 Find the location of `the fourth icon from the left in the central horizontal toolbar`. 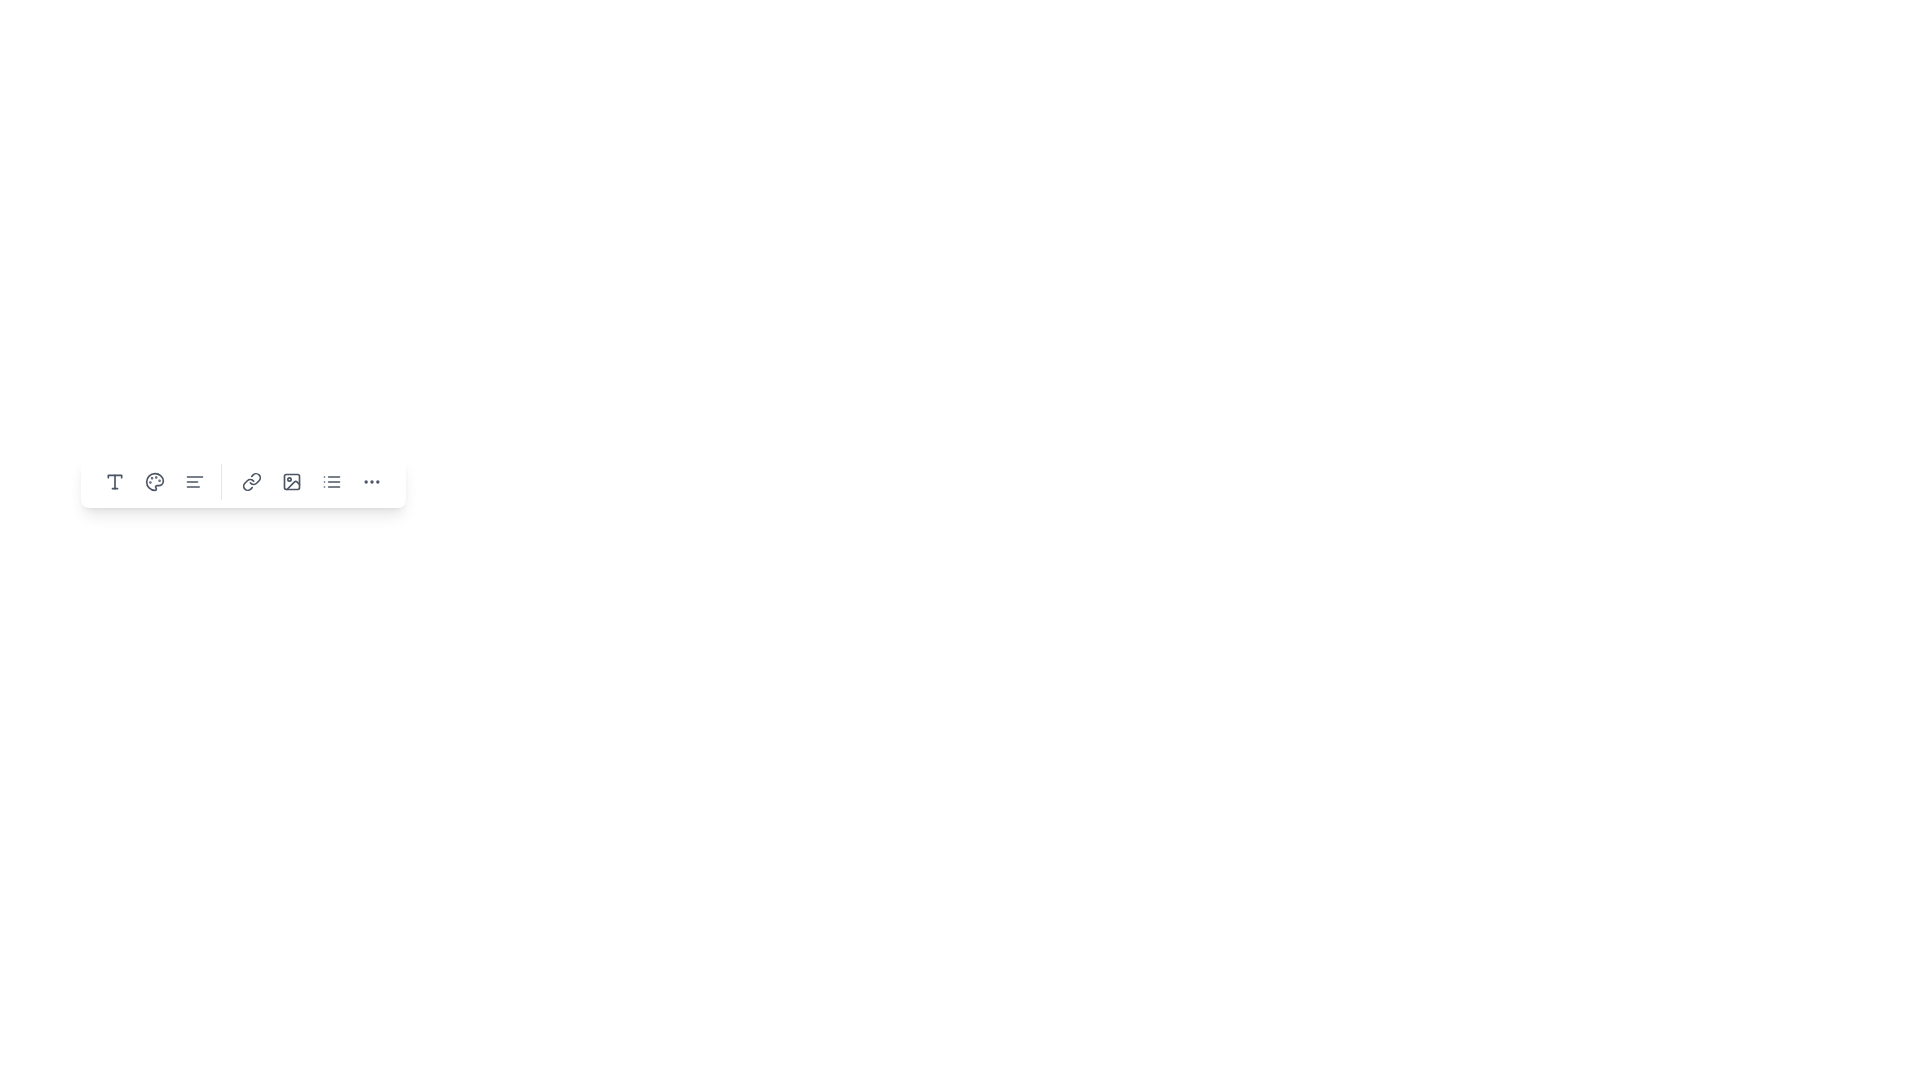

the fourth icon from the left in the central horizontal toolbar is located at coordinates (242, 482).